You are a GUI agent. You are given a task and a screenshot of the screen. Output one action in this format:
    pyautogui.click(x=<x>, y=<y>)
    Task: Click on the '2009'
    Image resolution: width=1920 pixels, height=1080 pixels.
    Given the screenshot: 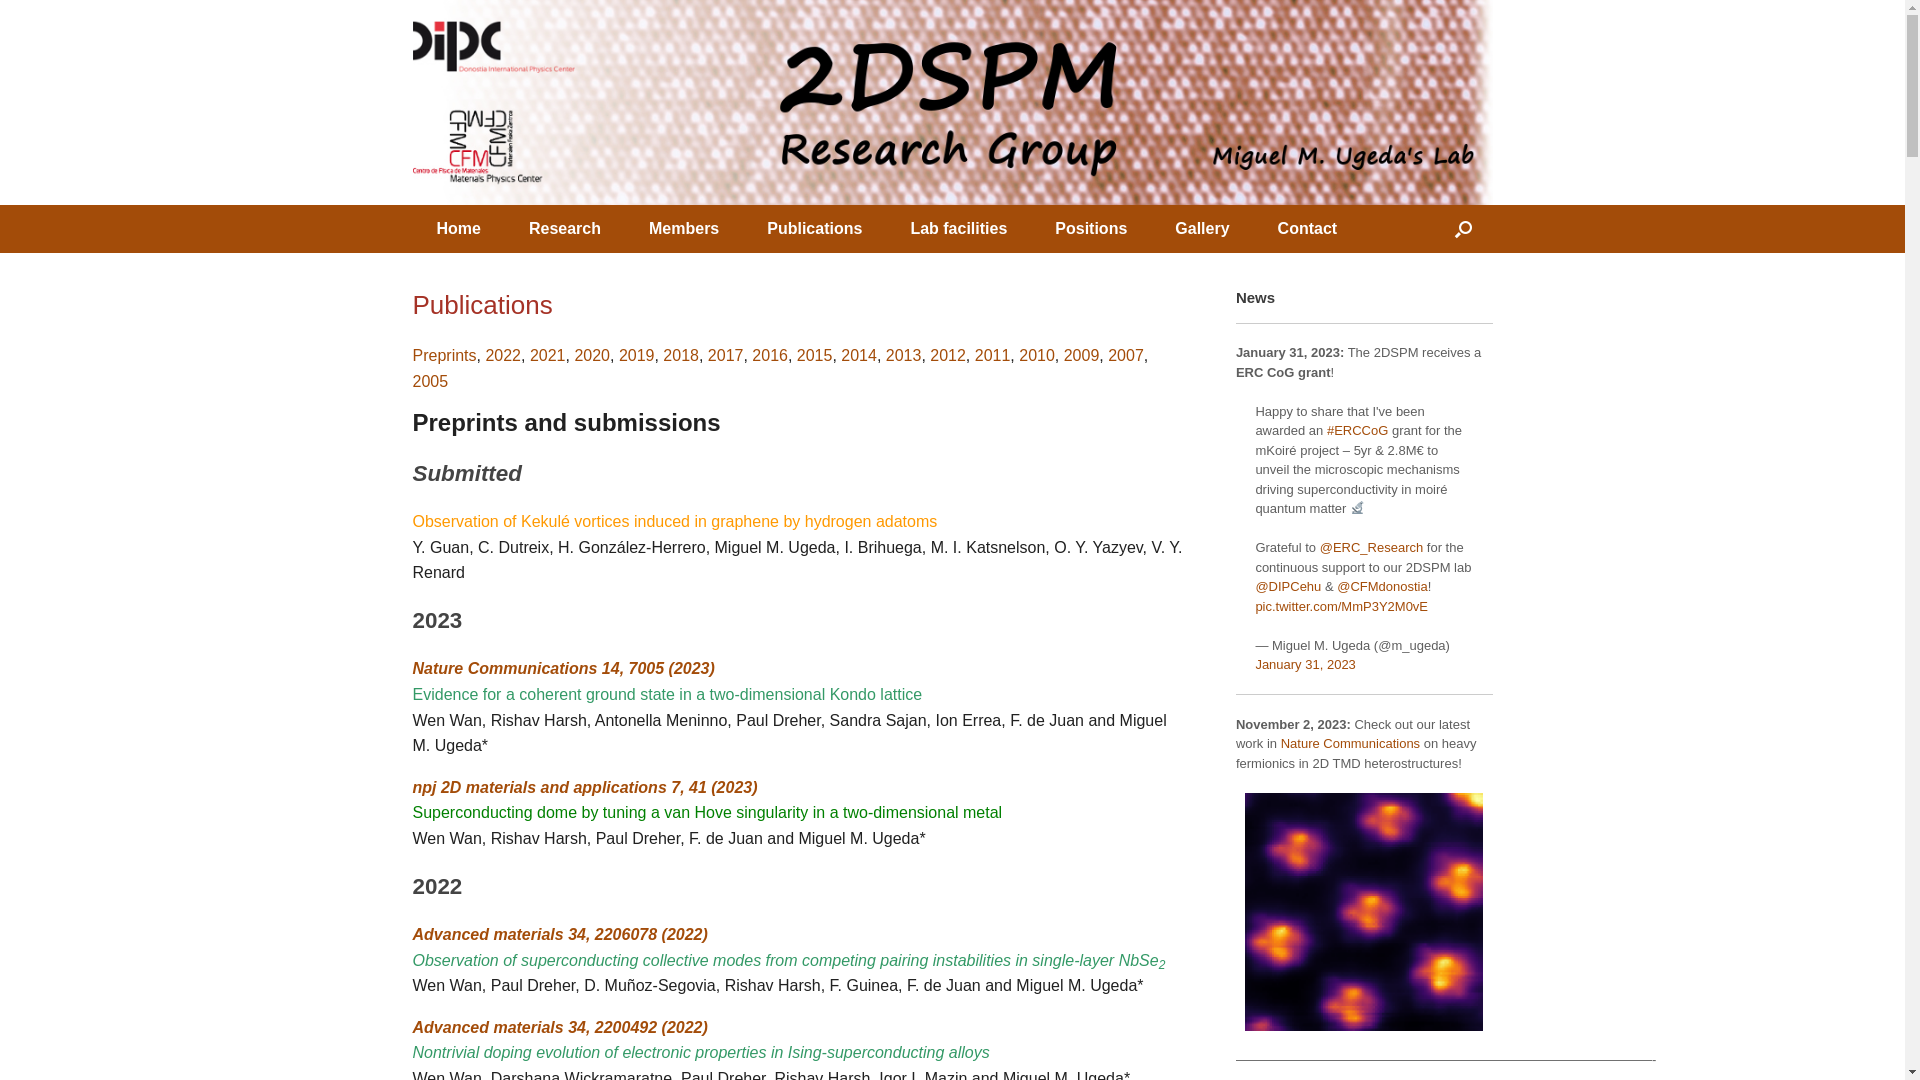 What is the action you would take?
    pyautogui.click(x=1063, y=354)
    